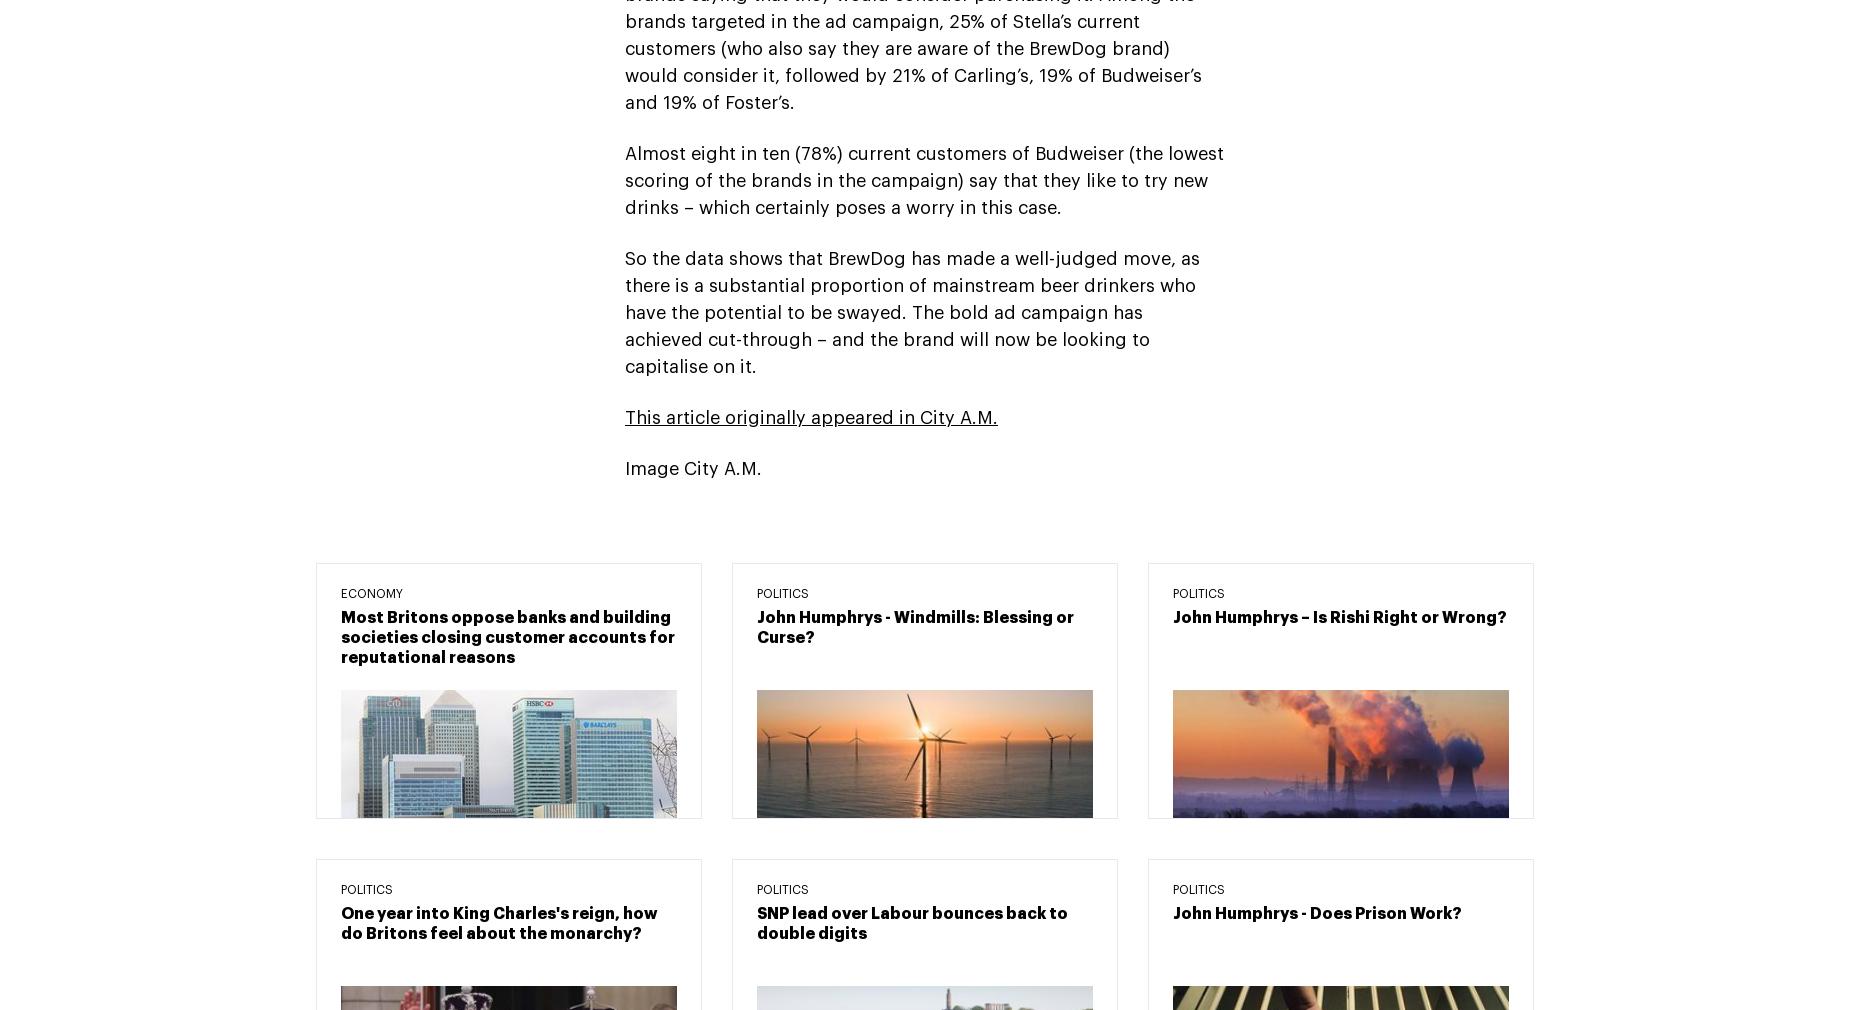 The width and height of the screenshot is (1850, 1010). I want to click on 'Almost eight in ten (78%) current customers of Budweiser (the lowest scoring of the brands in the campaign) say that they like to try new drinks – which certainly poses a worry in this case.', so click(624, 178).